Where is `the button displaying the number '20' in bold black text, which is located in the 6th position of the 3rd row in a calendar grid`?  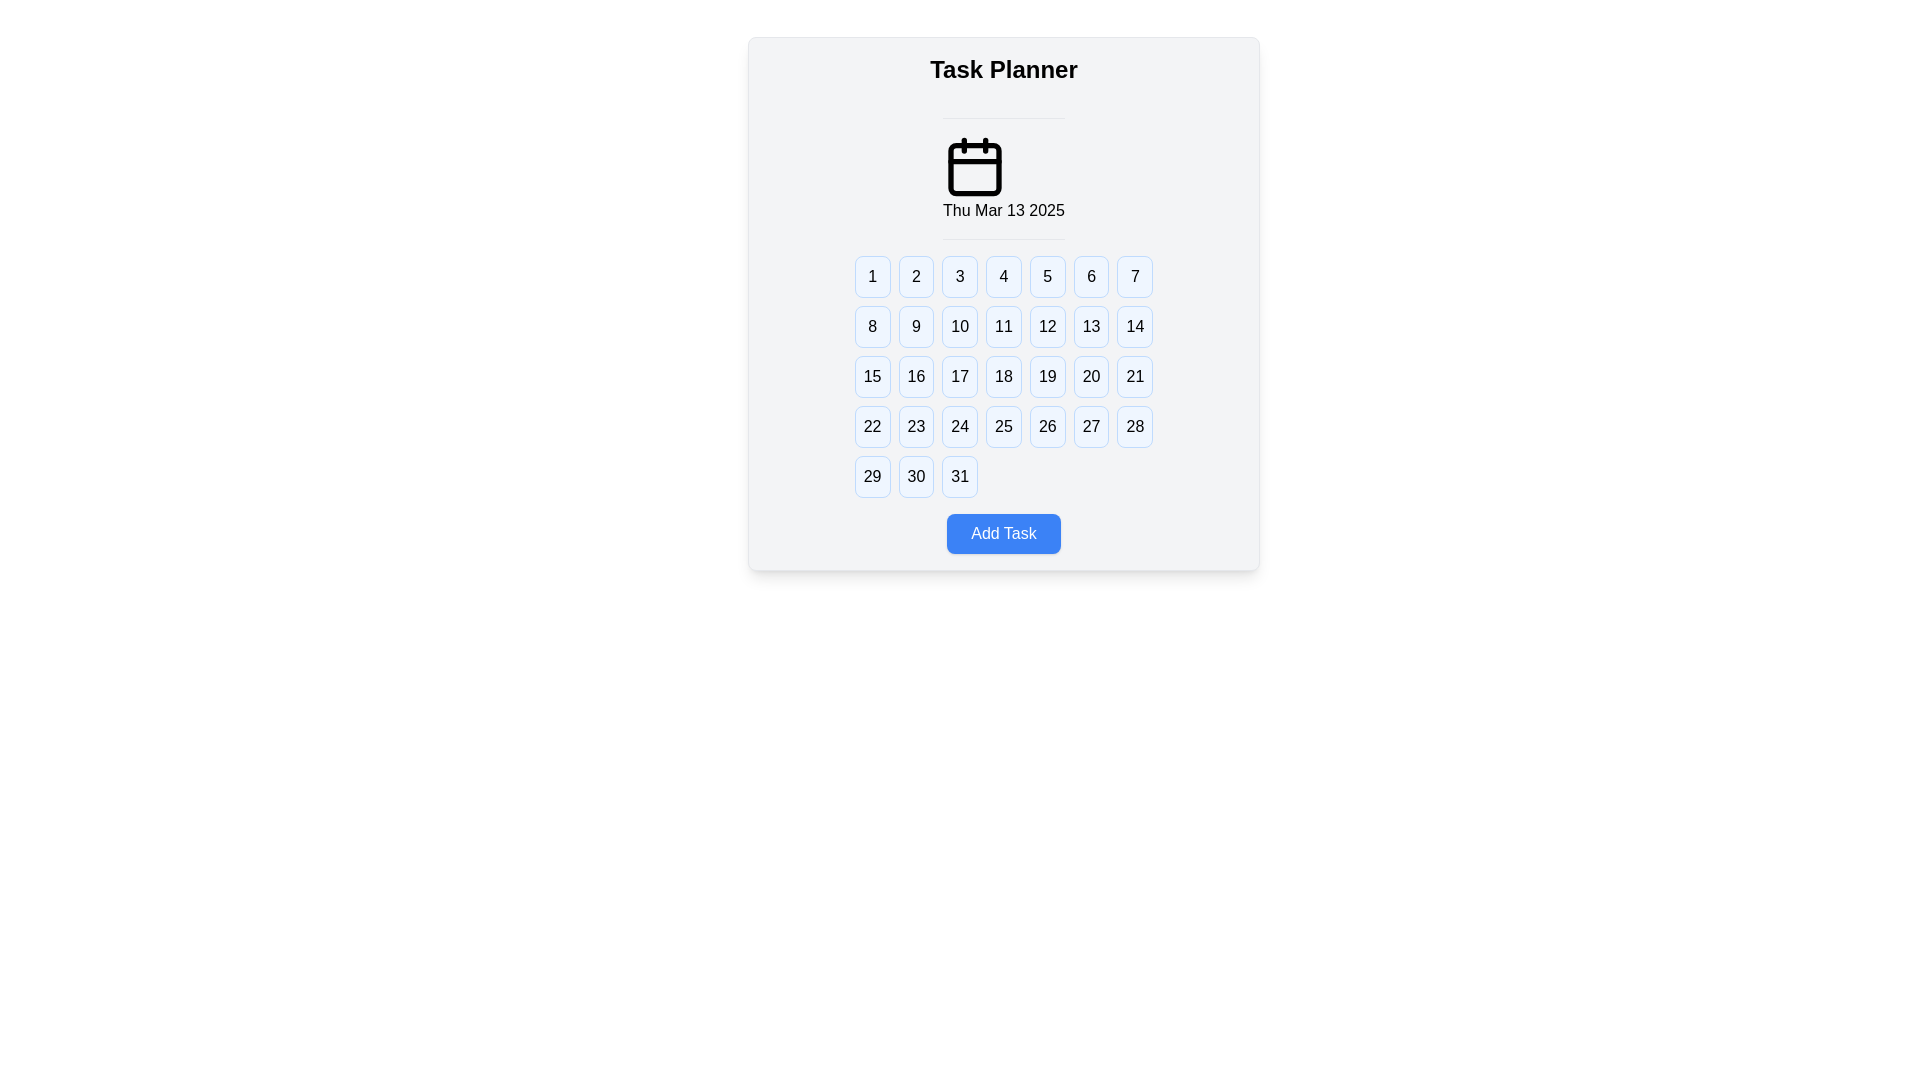
the button displaying the number '20' in bold black text, which is located in the 6th position of the 3rd row in a calendar grid is located at coordinates (1090, 377).